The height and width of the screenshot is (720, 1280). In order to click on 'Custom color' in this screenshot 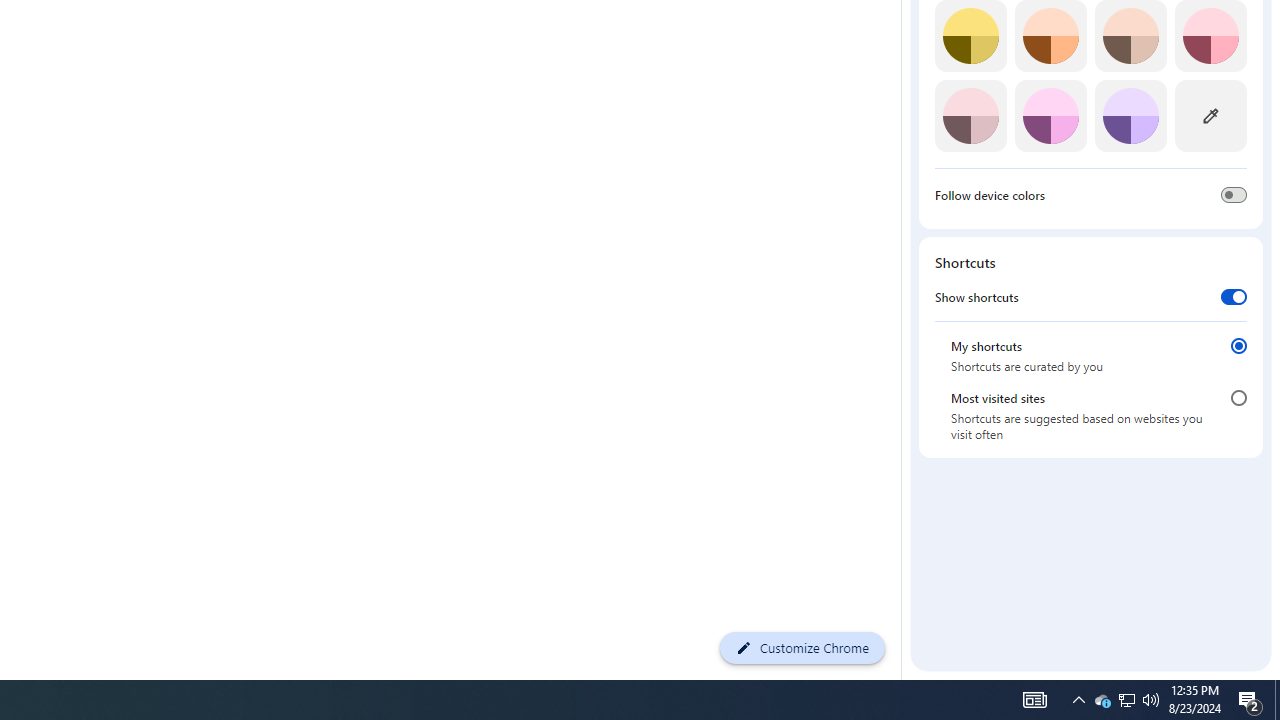, I will do `click(1209, 115)`.